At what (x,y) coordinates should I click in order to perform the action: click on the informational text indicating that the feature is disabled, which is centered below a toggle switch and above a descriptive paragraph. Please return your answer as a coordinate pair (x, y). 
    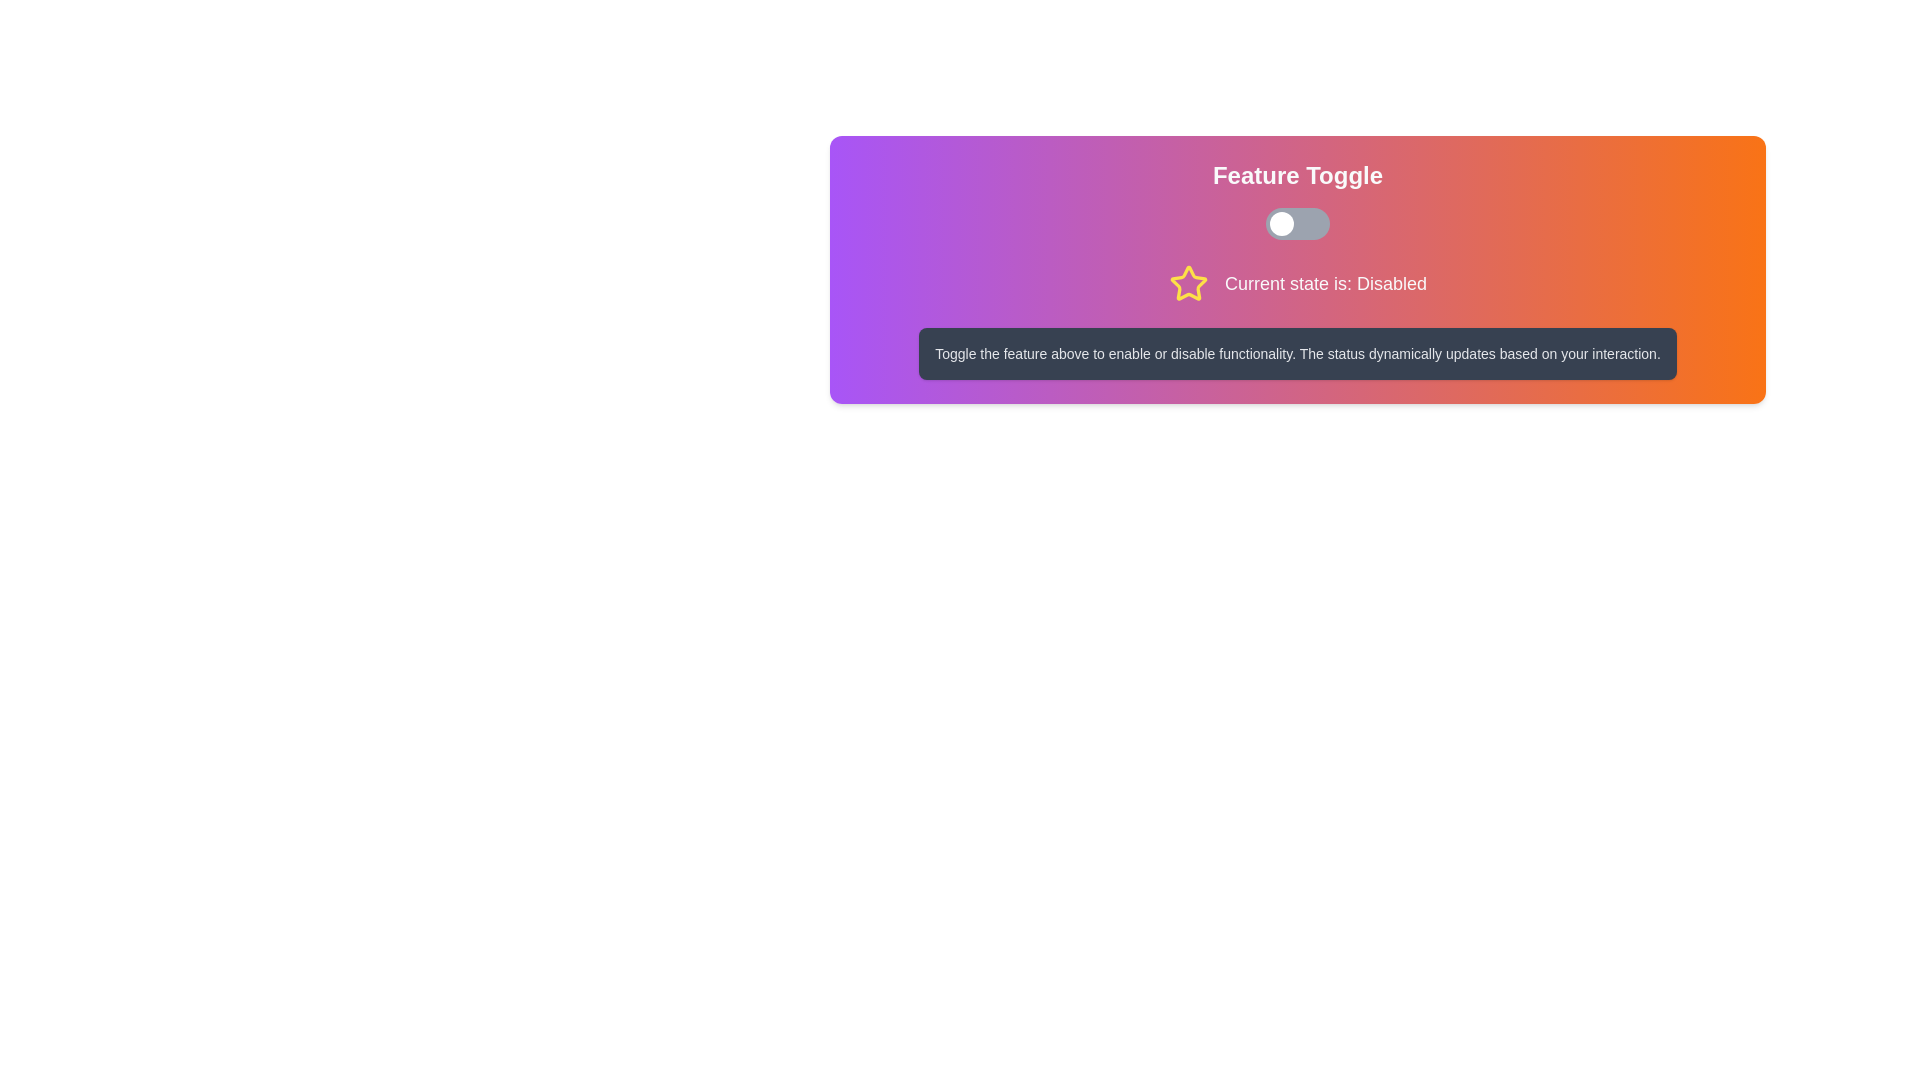
    Looking at the image, I should click on (1297, 284).